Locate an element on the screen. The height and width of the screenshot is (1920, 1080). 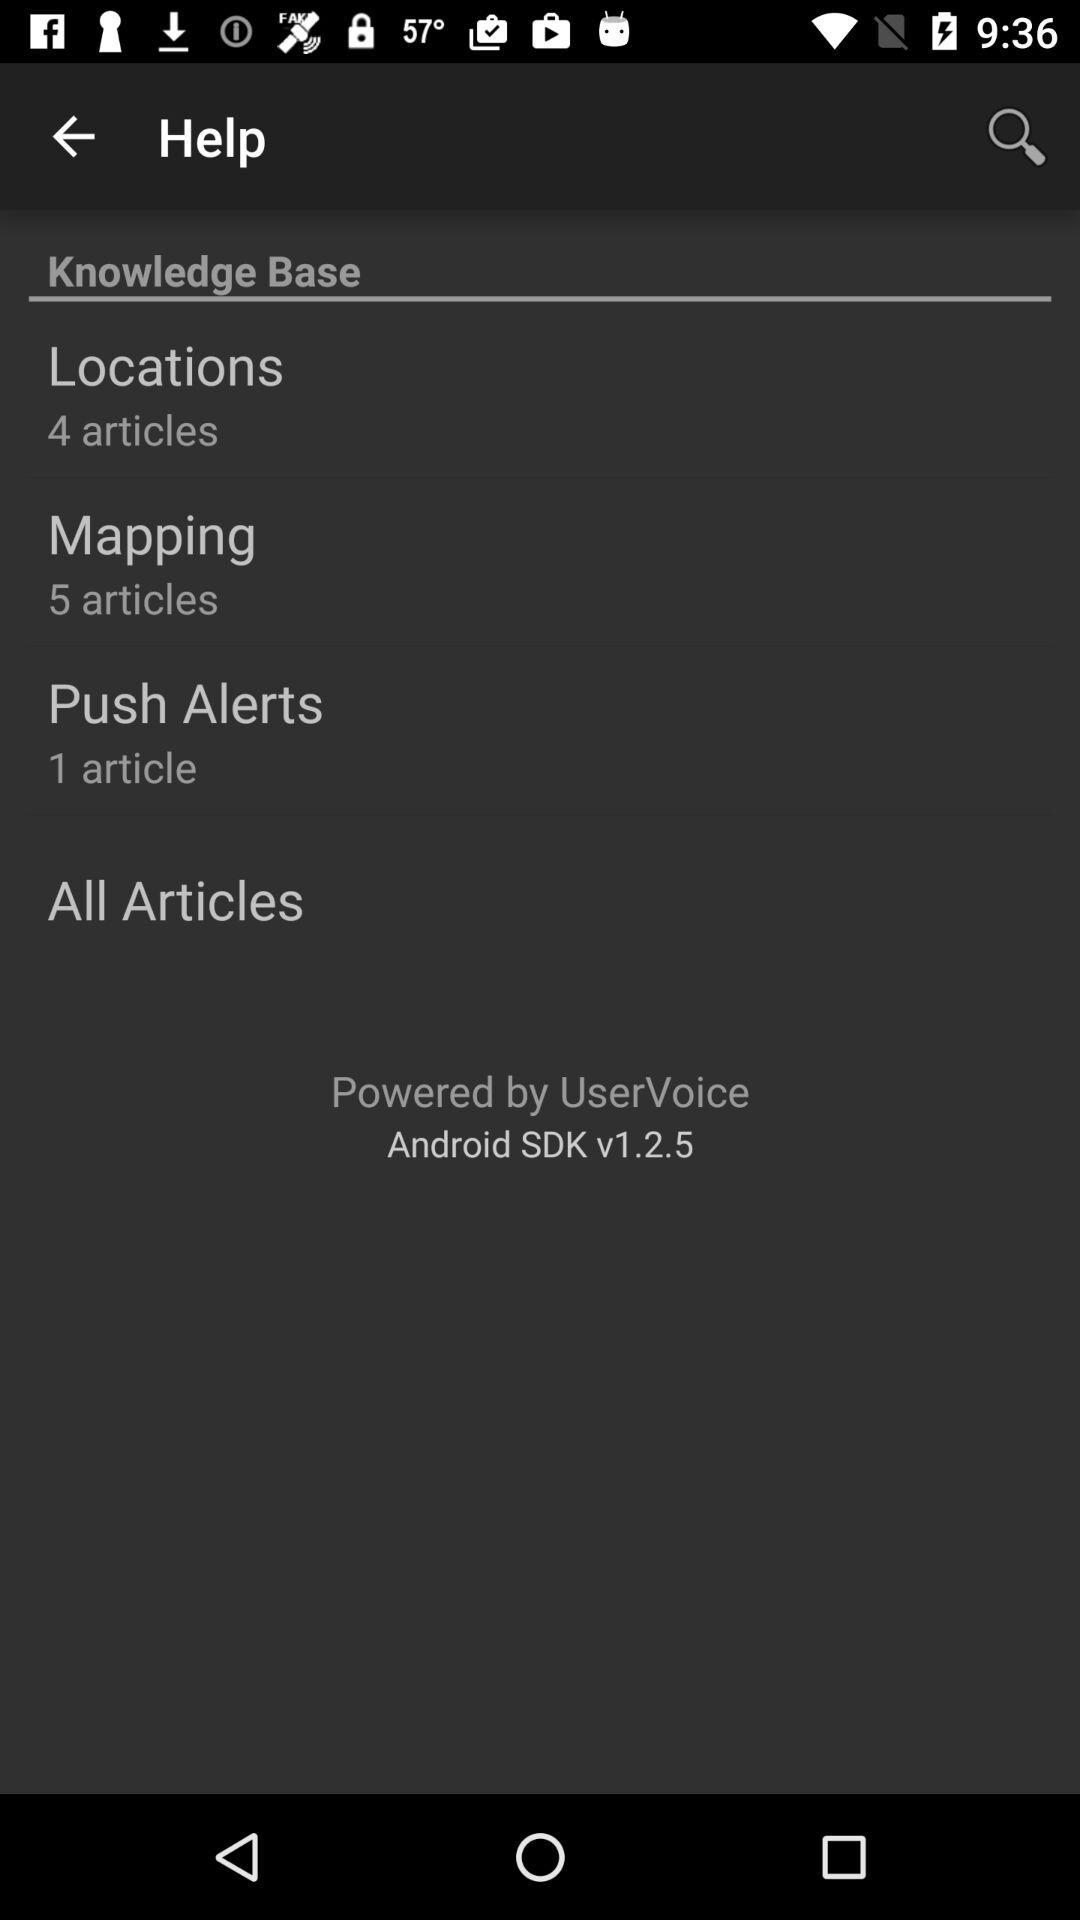
item below the all articles item is located at coordinates (540, 1089).